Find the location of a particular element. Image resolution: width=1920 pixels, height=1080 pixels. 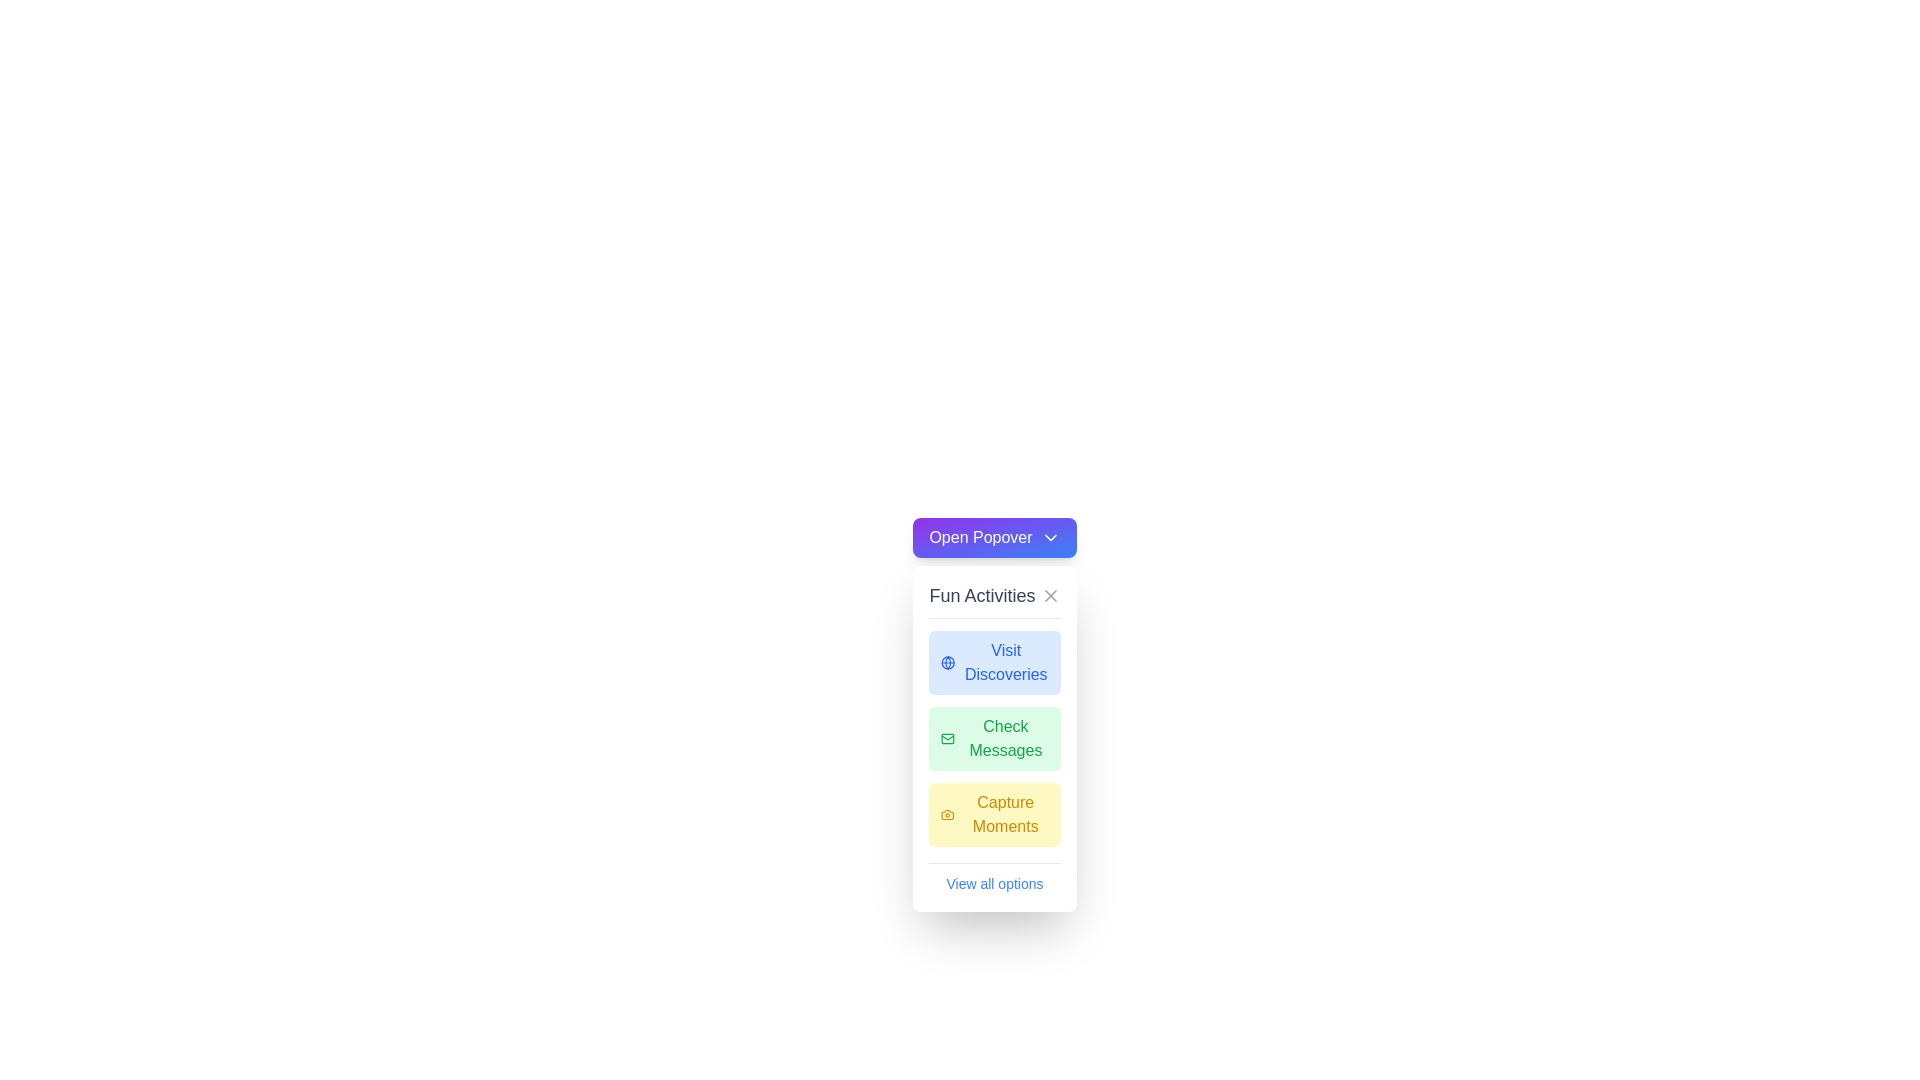

the 'Capture Moments' button, which is a rectangular button with a yellow background and a camera icon, located within the 'Fun Activities' section as the third visible option is located at coordinates (994, 814).